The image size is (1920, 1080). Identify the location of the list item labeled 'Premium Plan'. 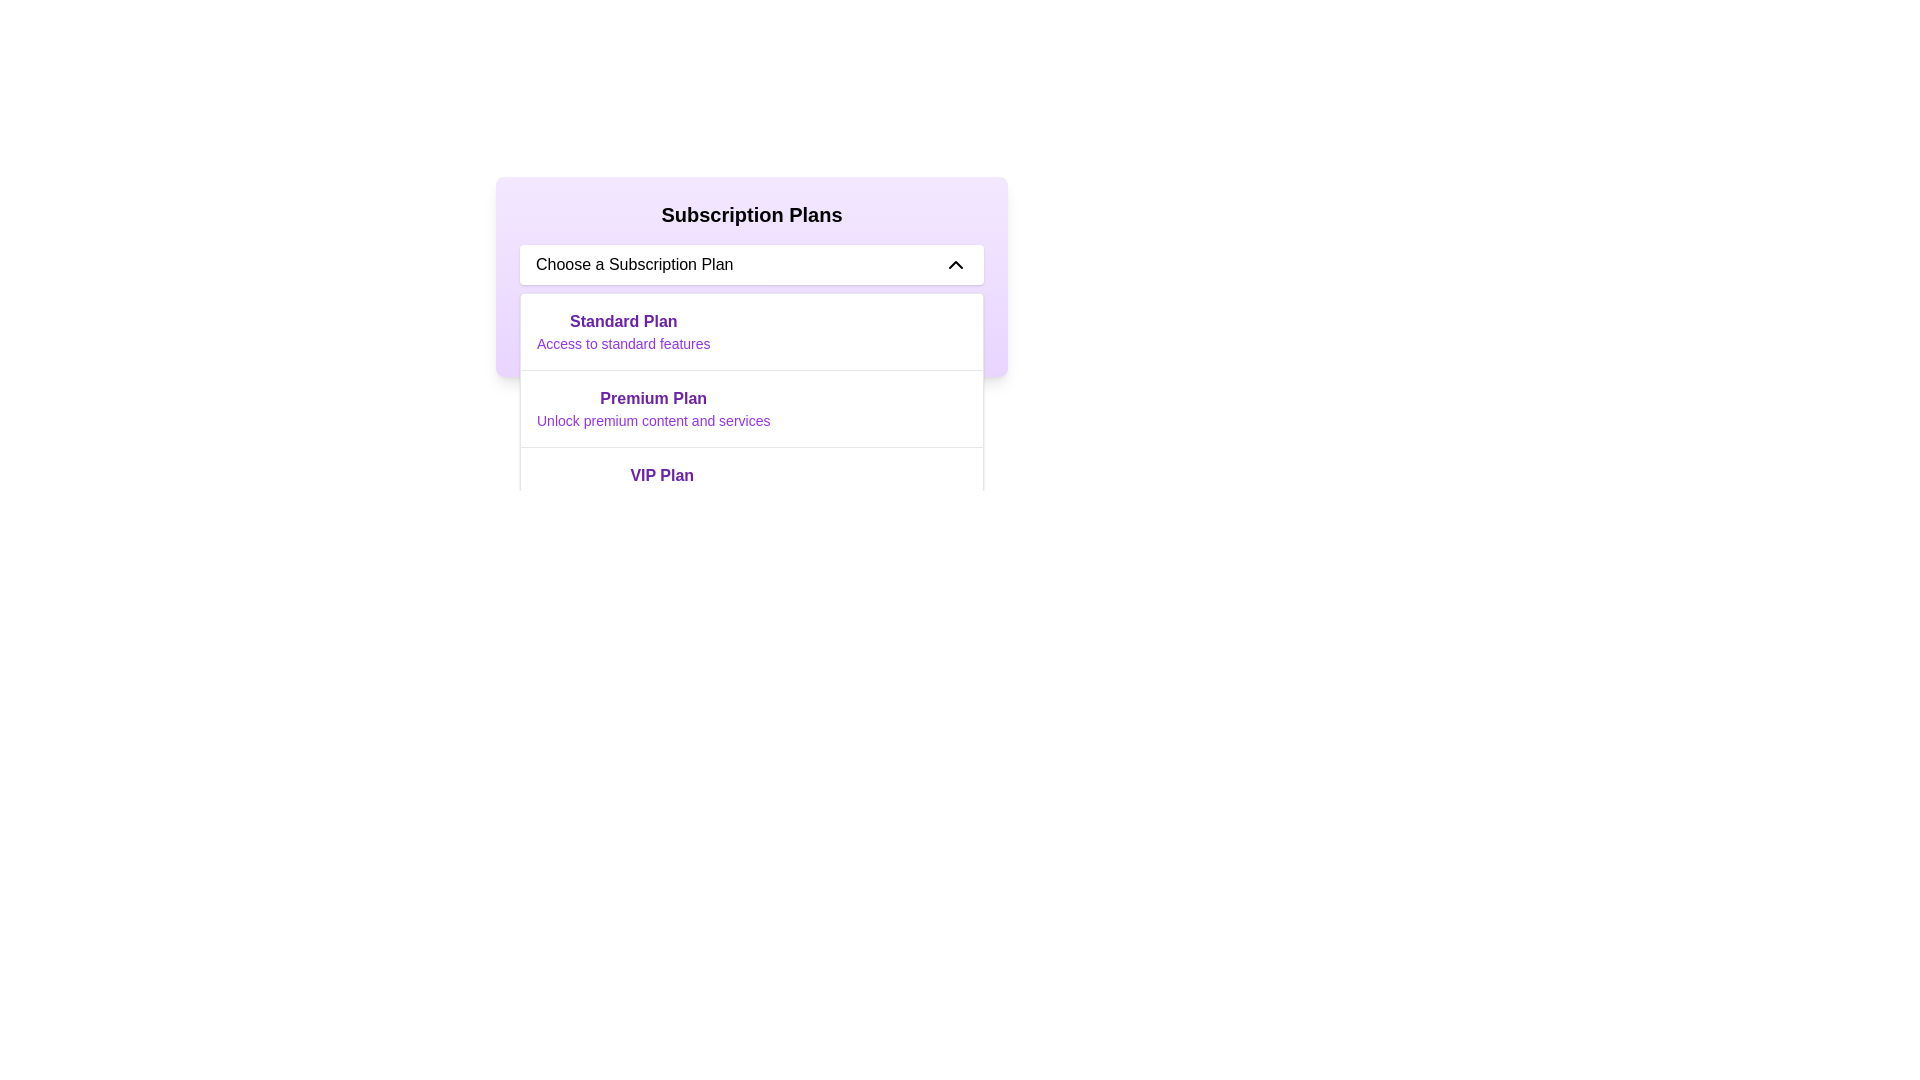
(751, 407).